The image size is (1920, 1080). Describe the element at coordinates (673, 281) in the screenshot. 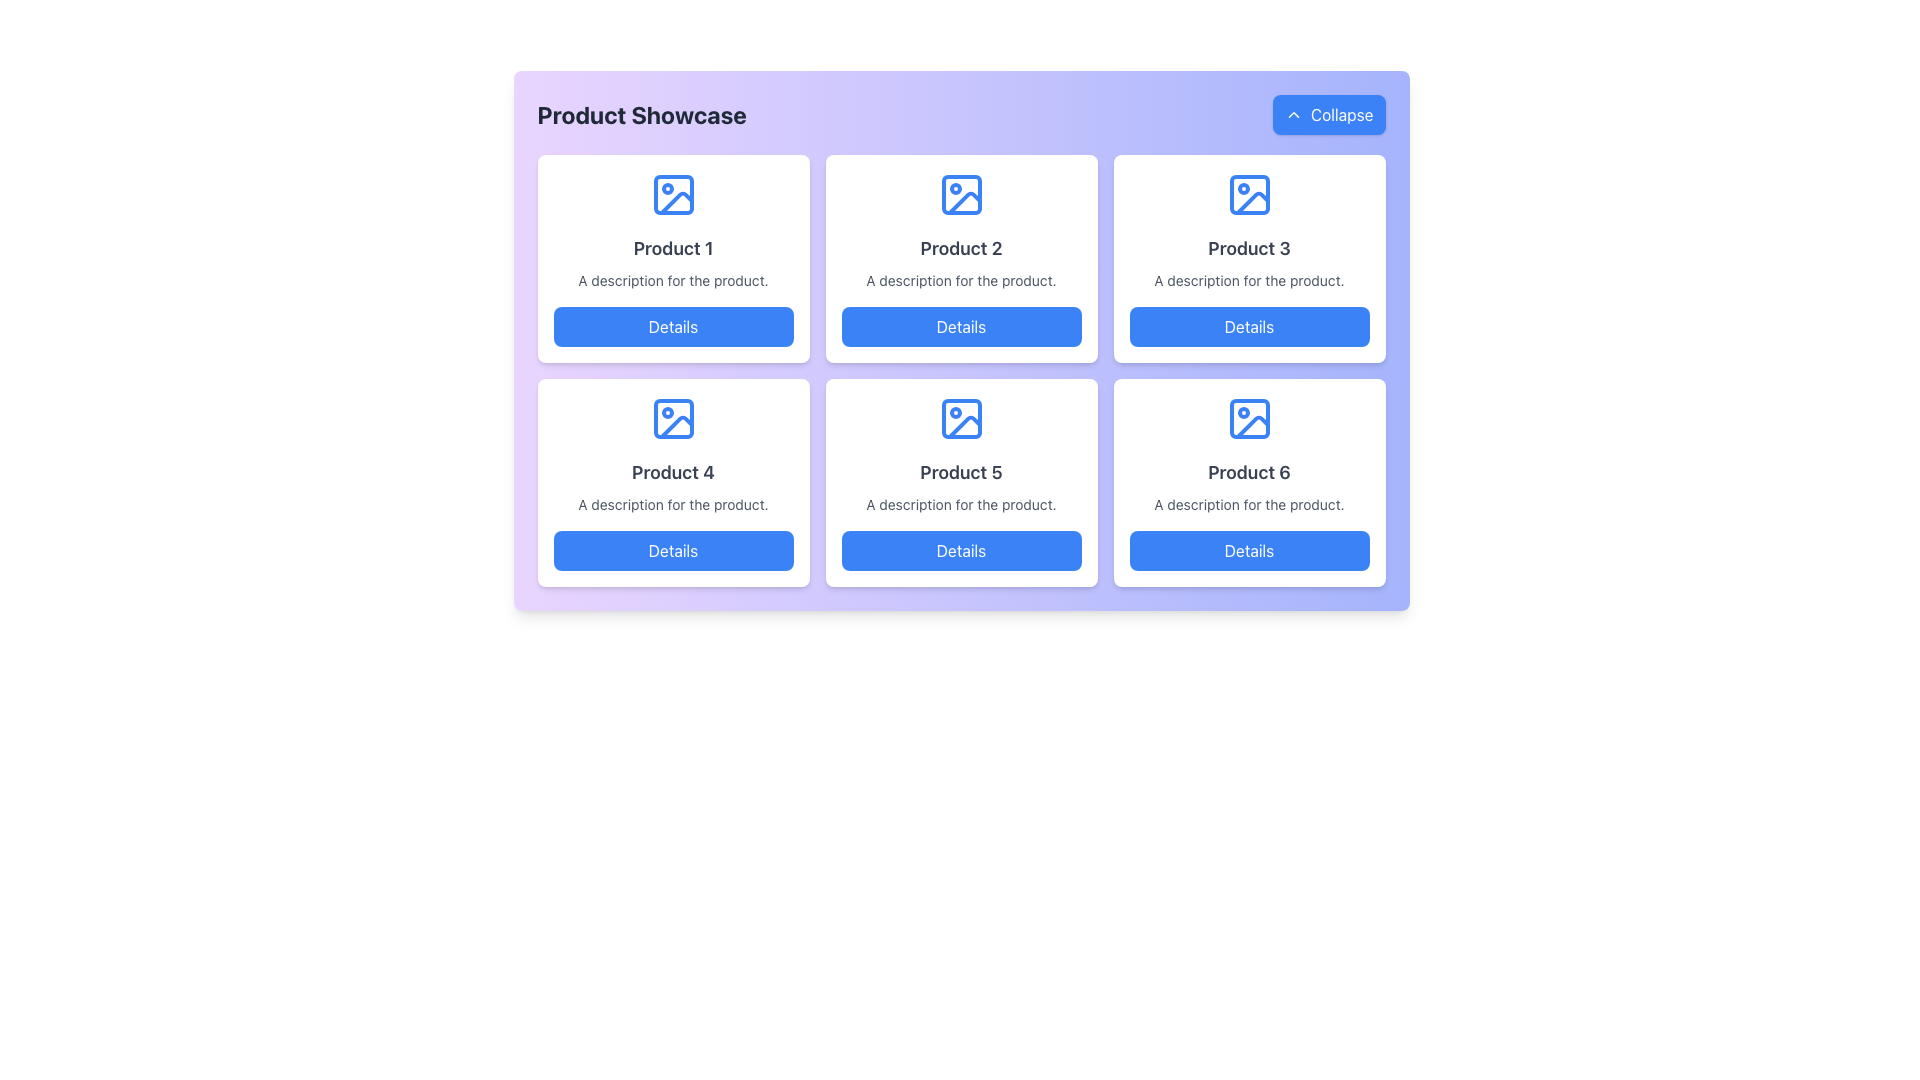

I see `the text label that reads 'A description for the product.' which is styled in gray font and positioned below 'Product 1' and above the 'Details' button` at that location.